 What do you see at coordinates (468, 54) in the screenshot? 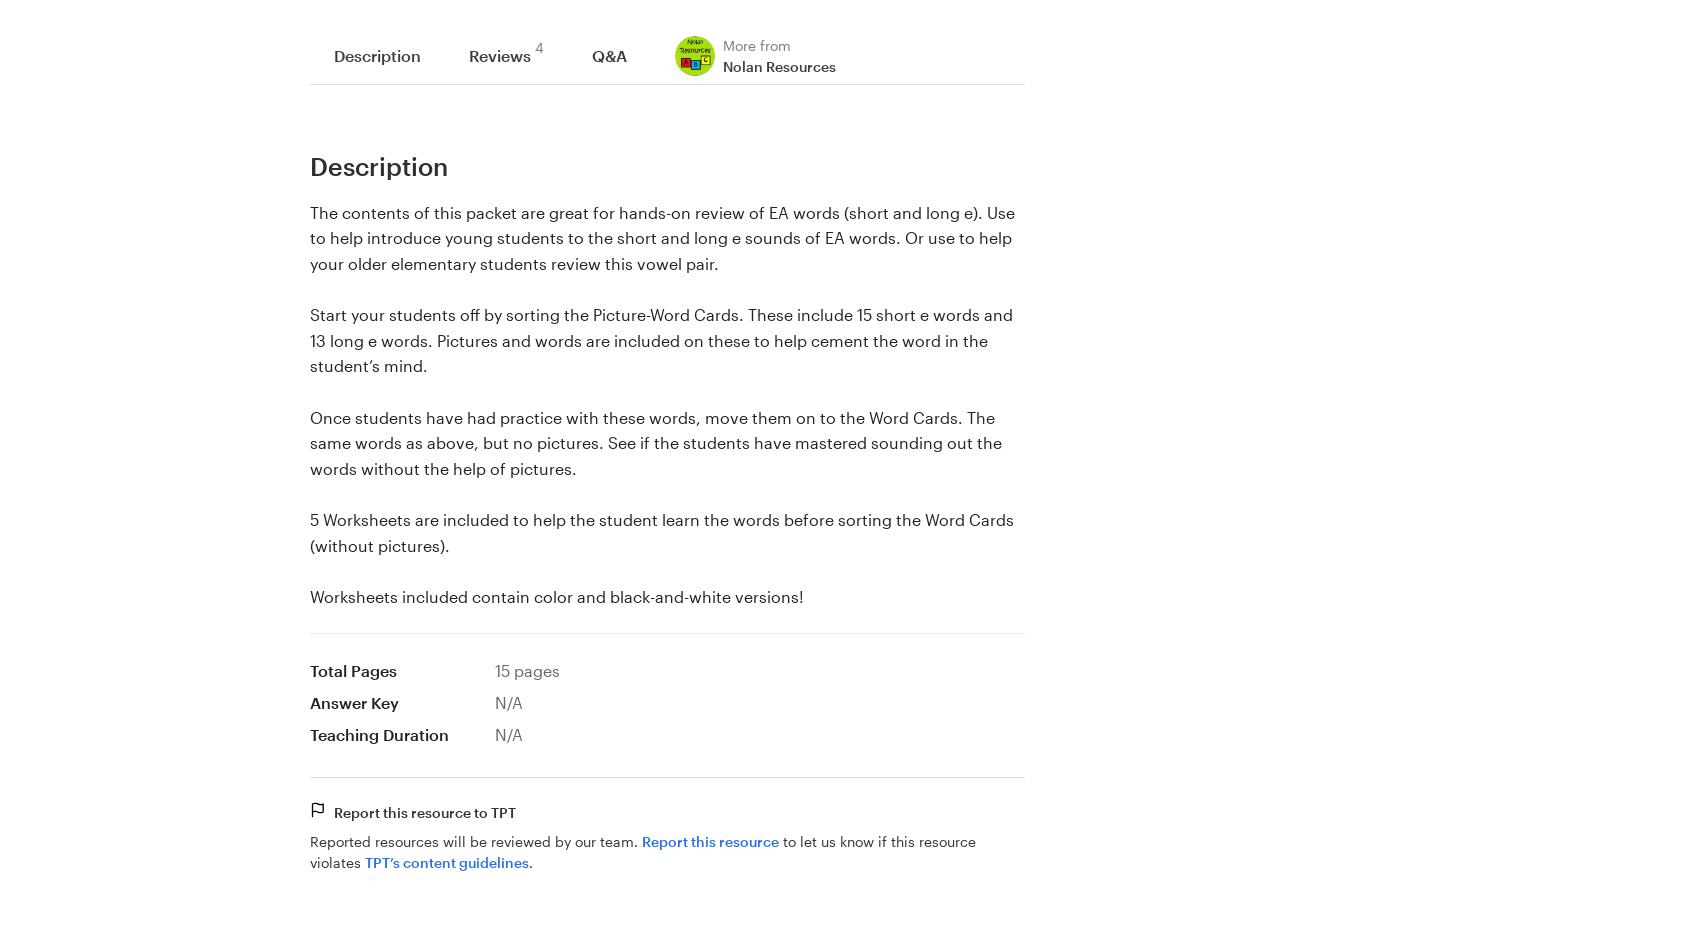
I see `'Reviews'` at bounding box center [468, 54].